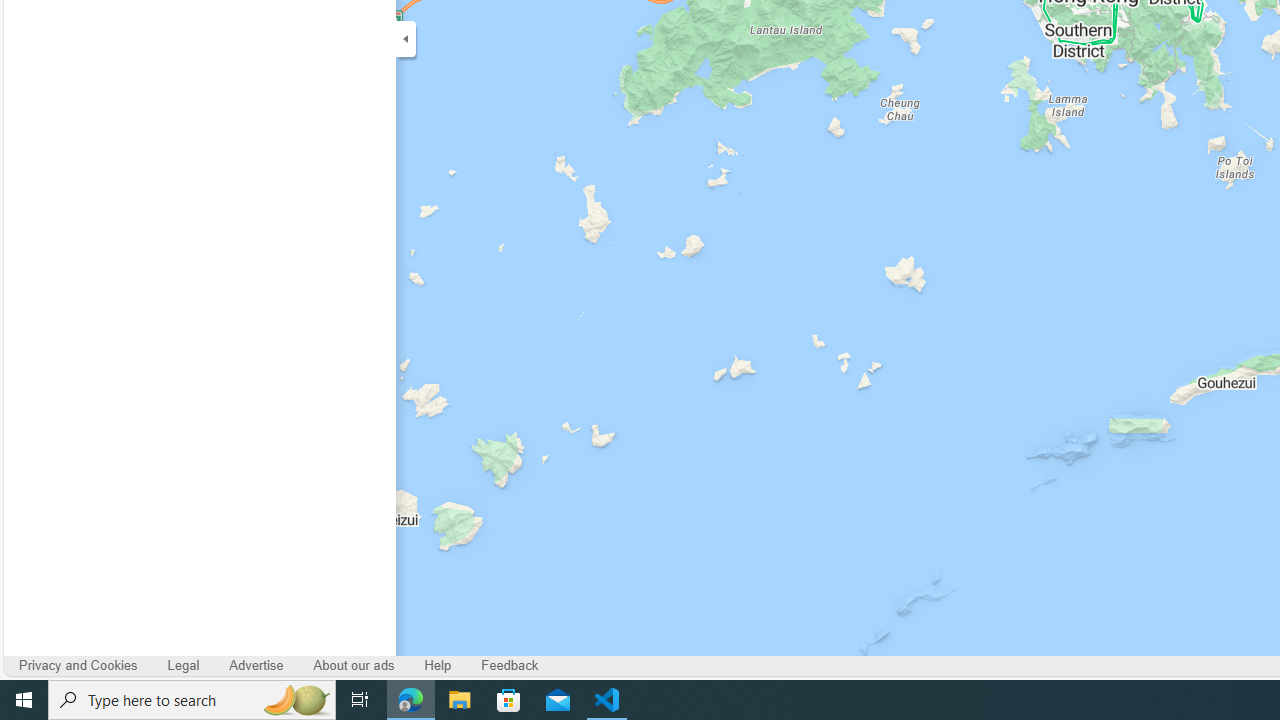  I want to click on 'Legal', so click(183, 665).